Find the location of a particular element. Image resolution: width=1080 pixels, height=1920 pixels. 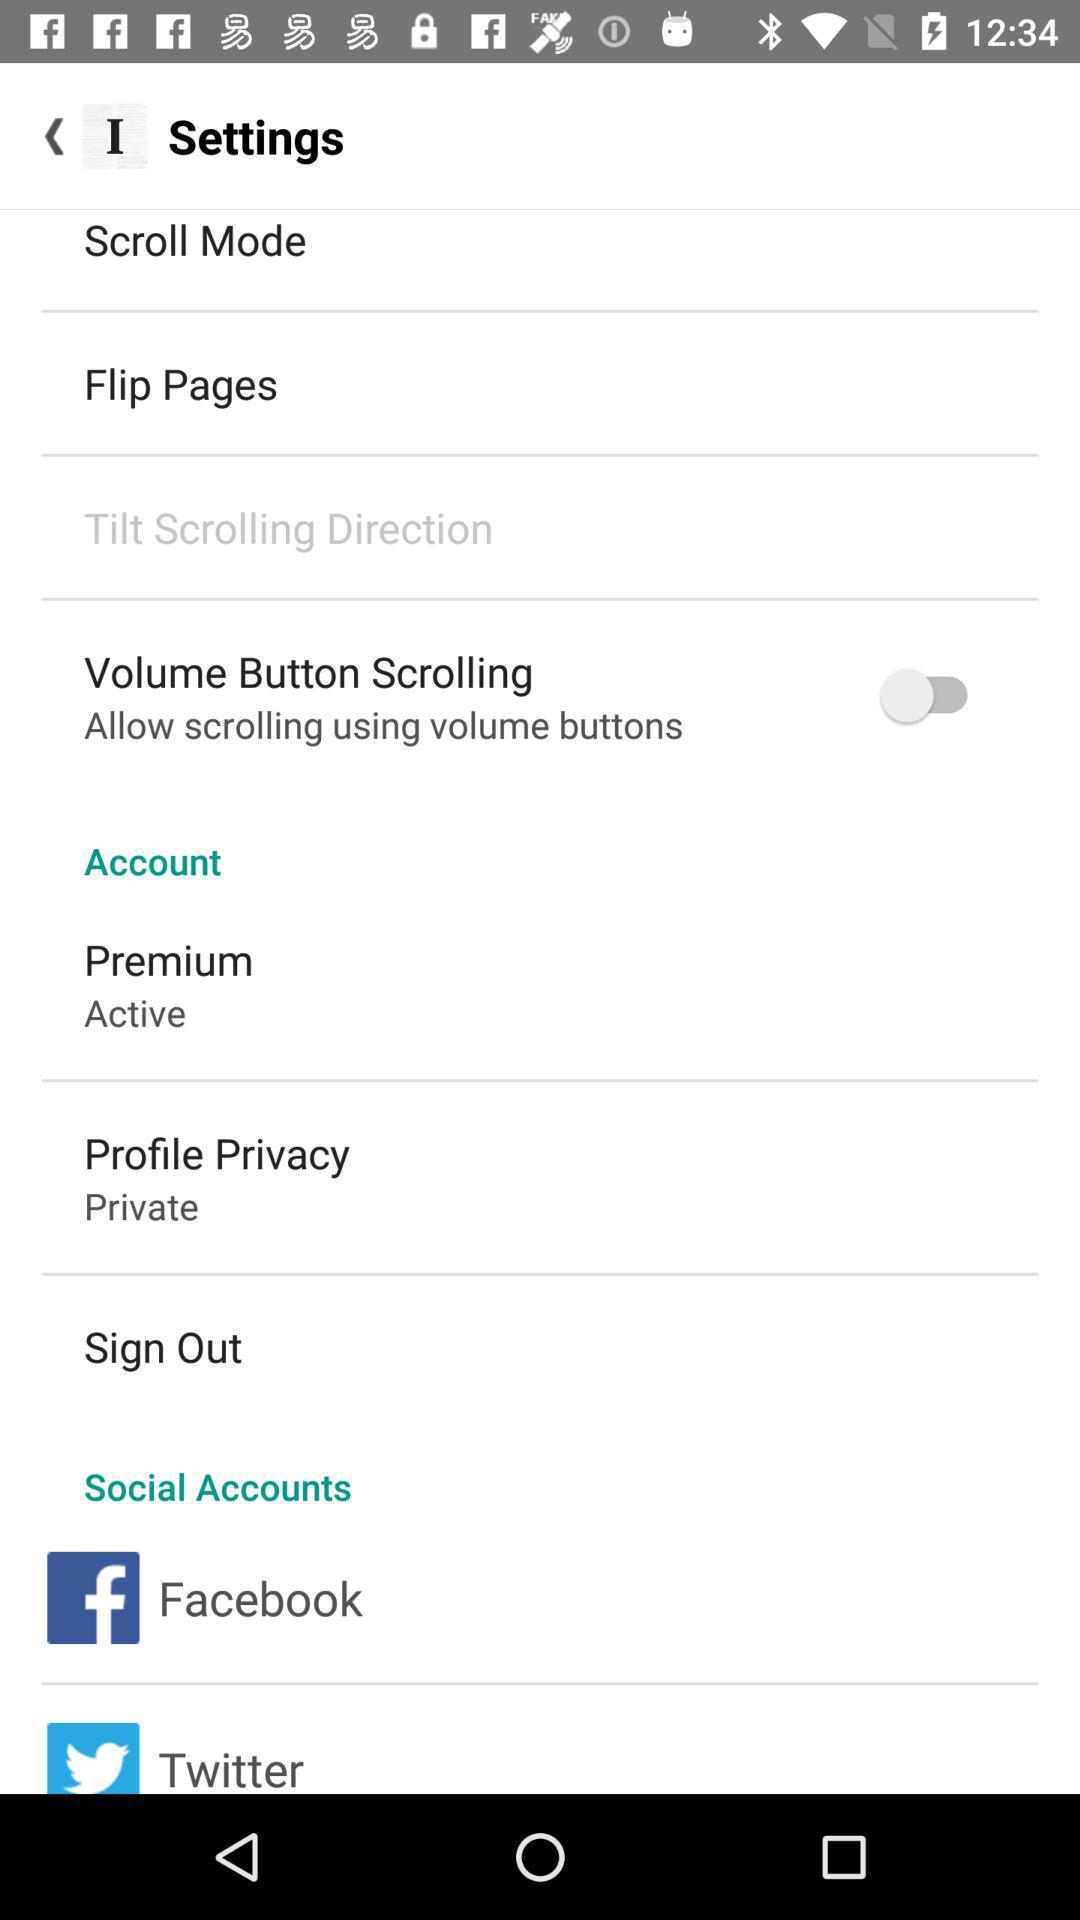

icon above volume button scrolling is located at coordinates (288, 527).